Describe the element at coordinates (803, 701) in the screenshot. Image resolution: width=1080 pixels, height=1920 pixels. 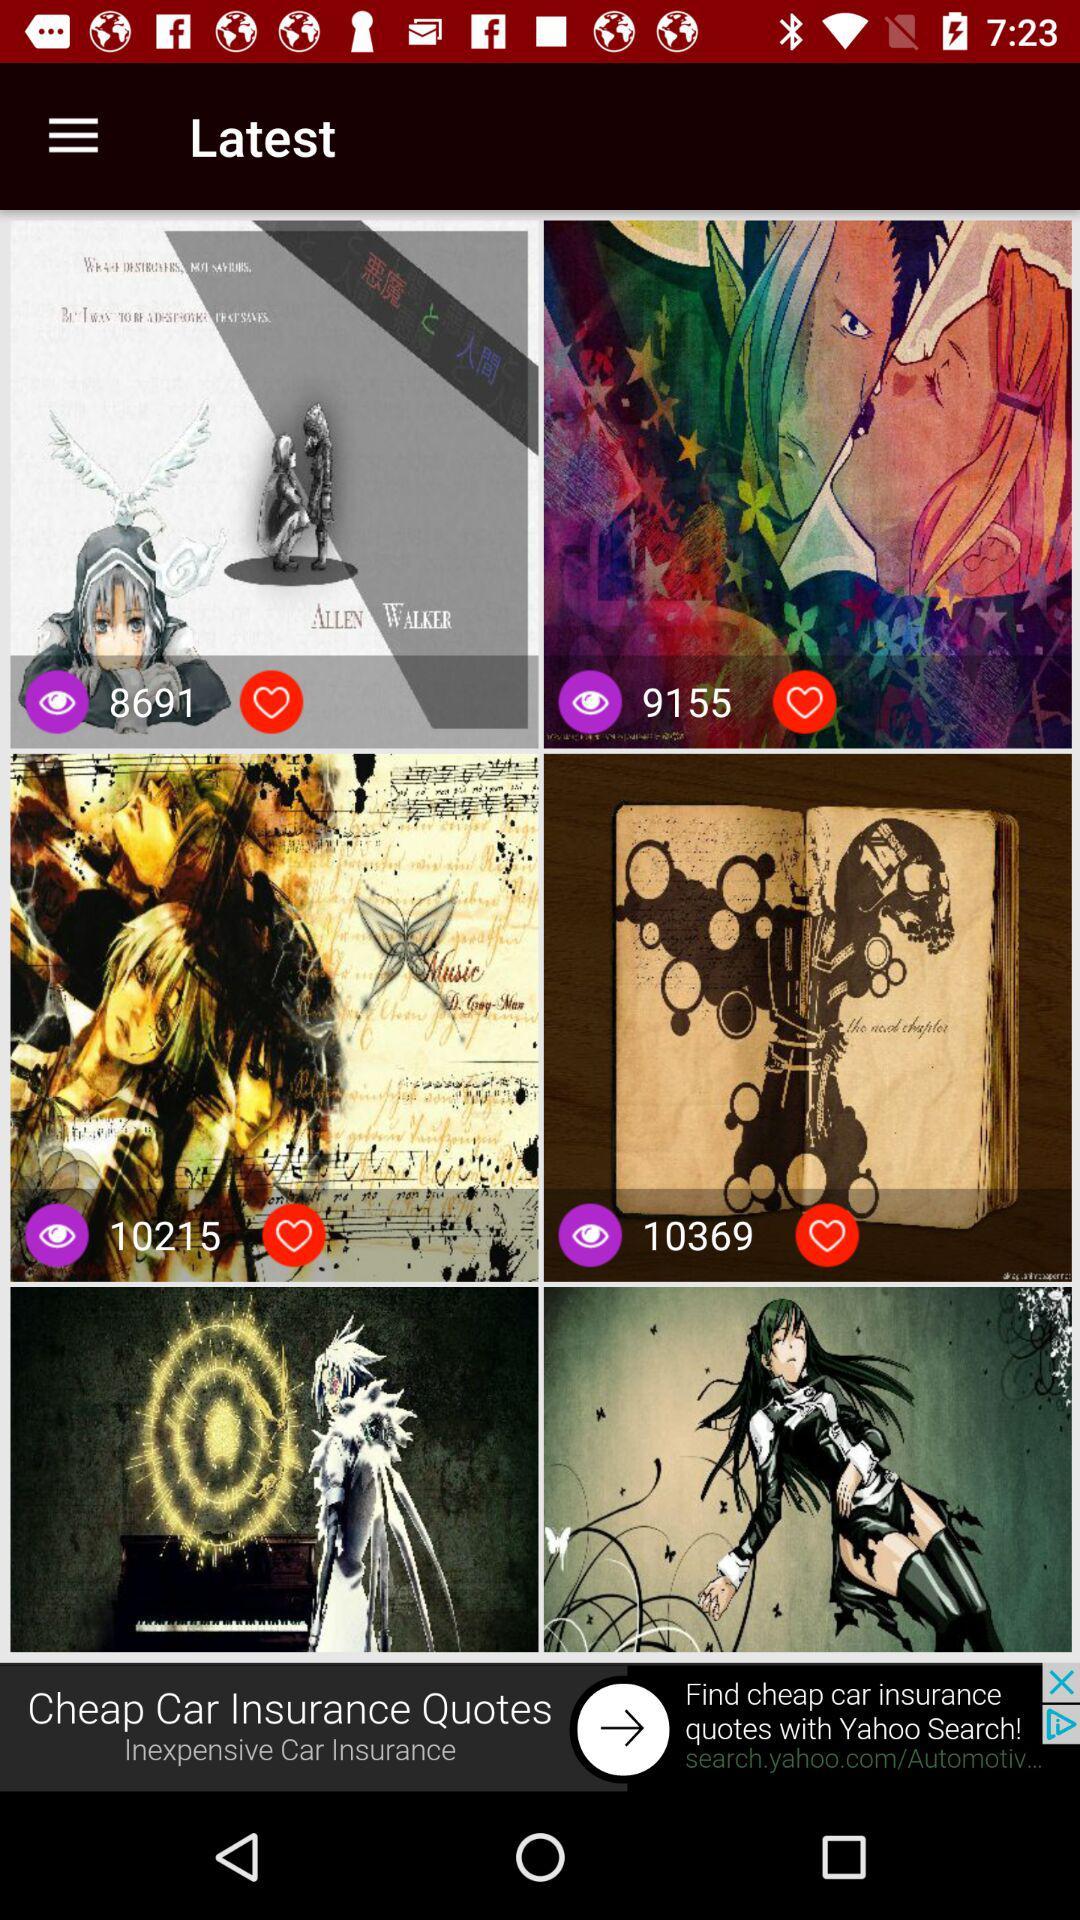
I see `set as favorite` at that location.